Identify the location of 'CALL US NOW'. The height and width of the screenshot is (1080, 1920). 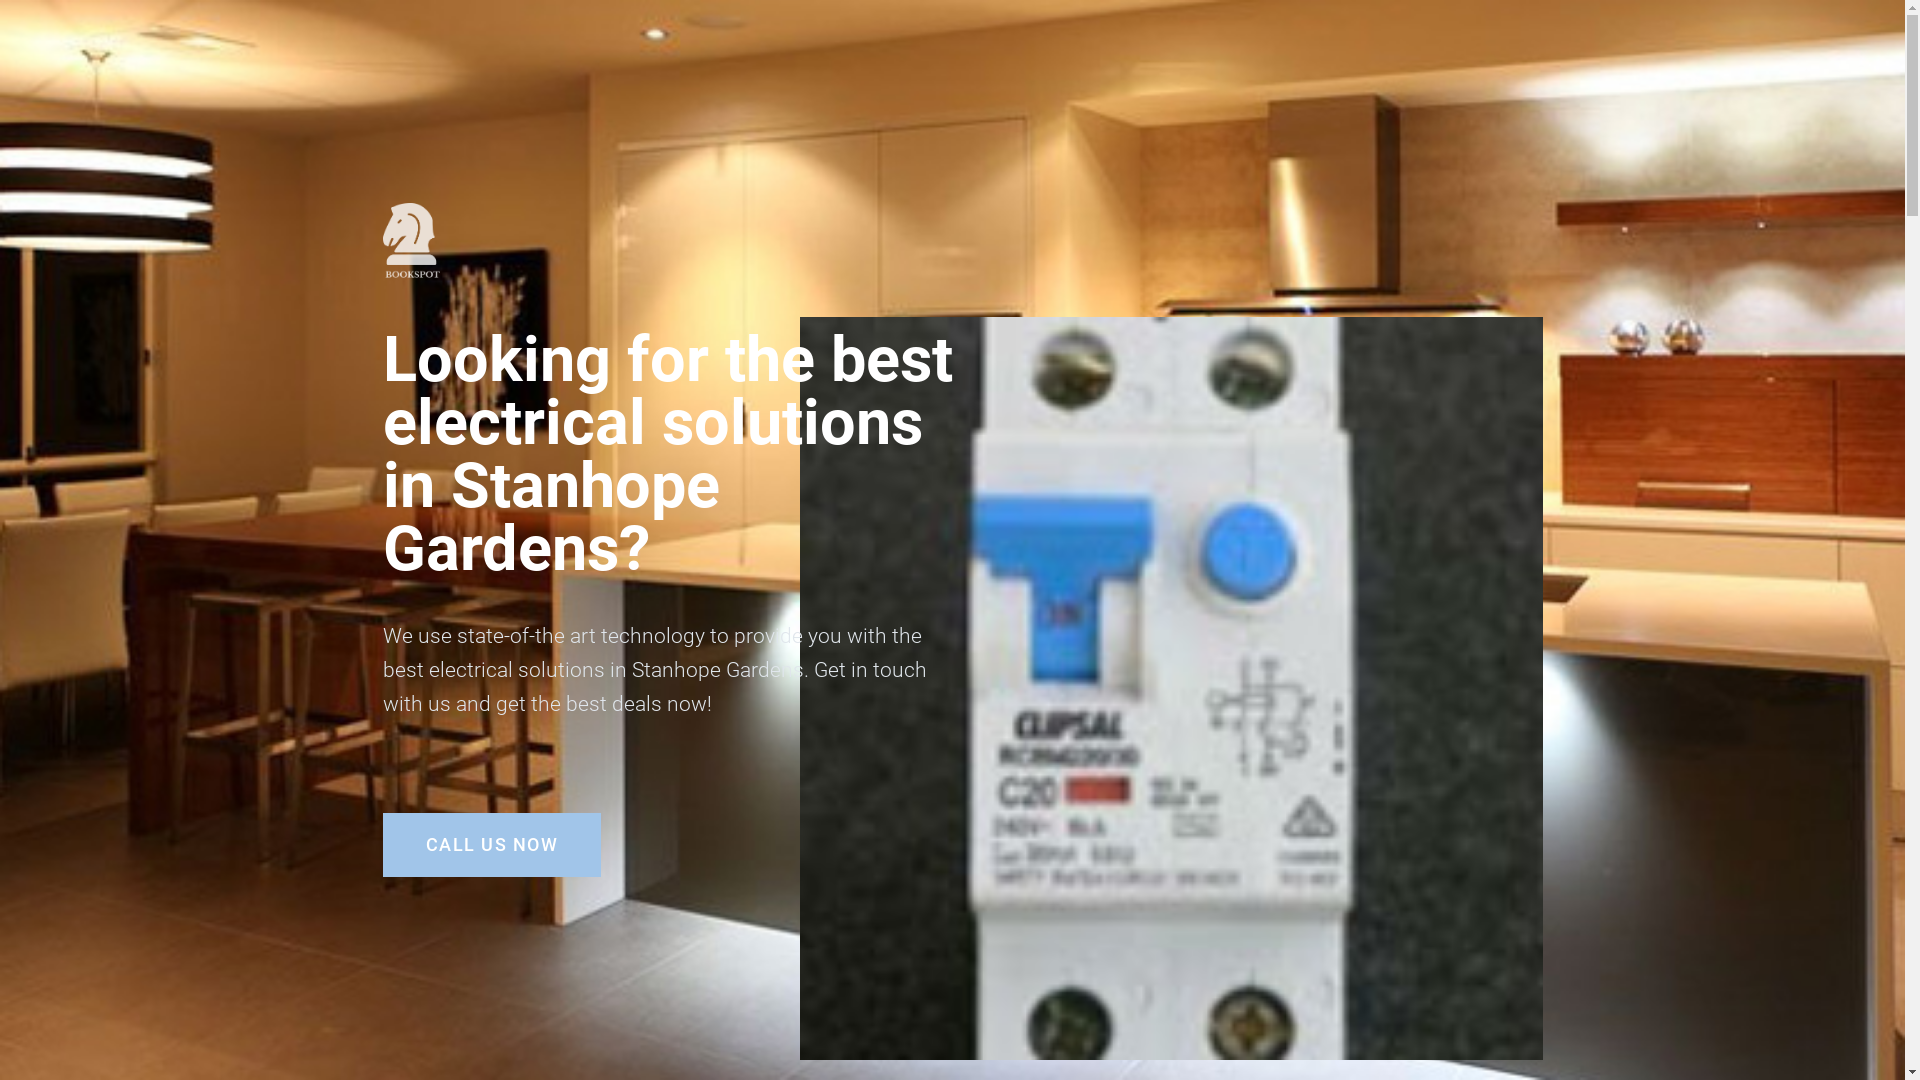
(491, 844).